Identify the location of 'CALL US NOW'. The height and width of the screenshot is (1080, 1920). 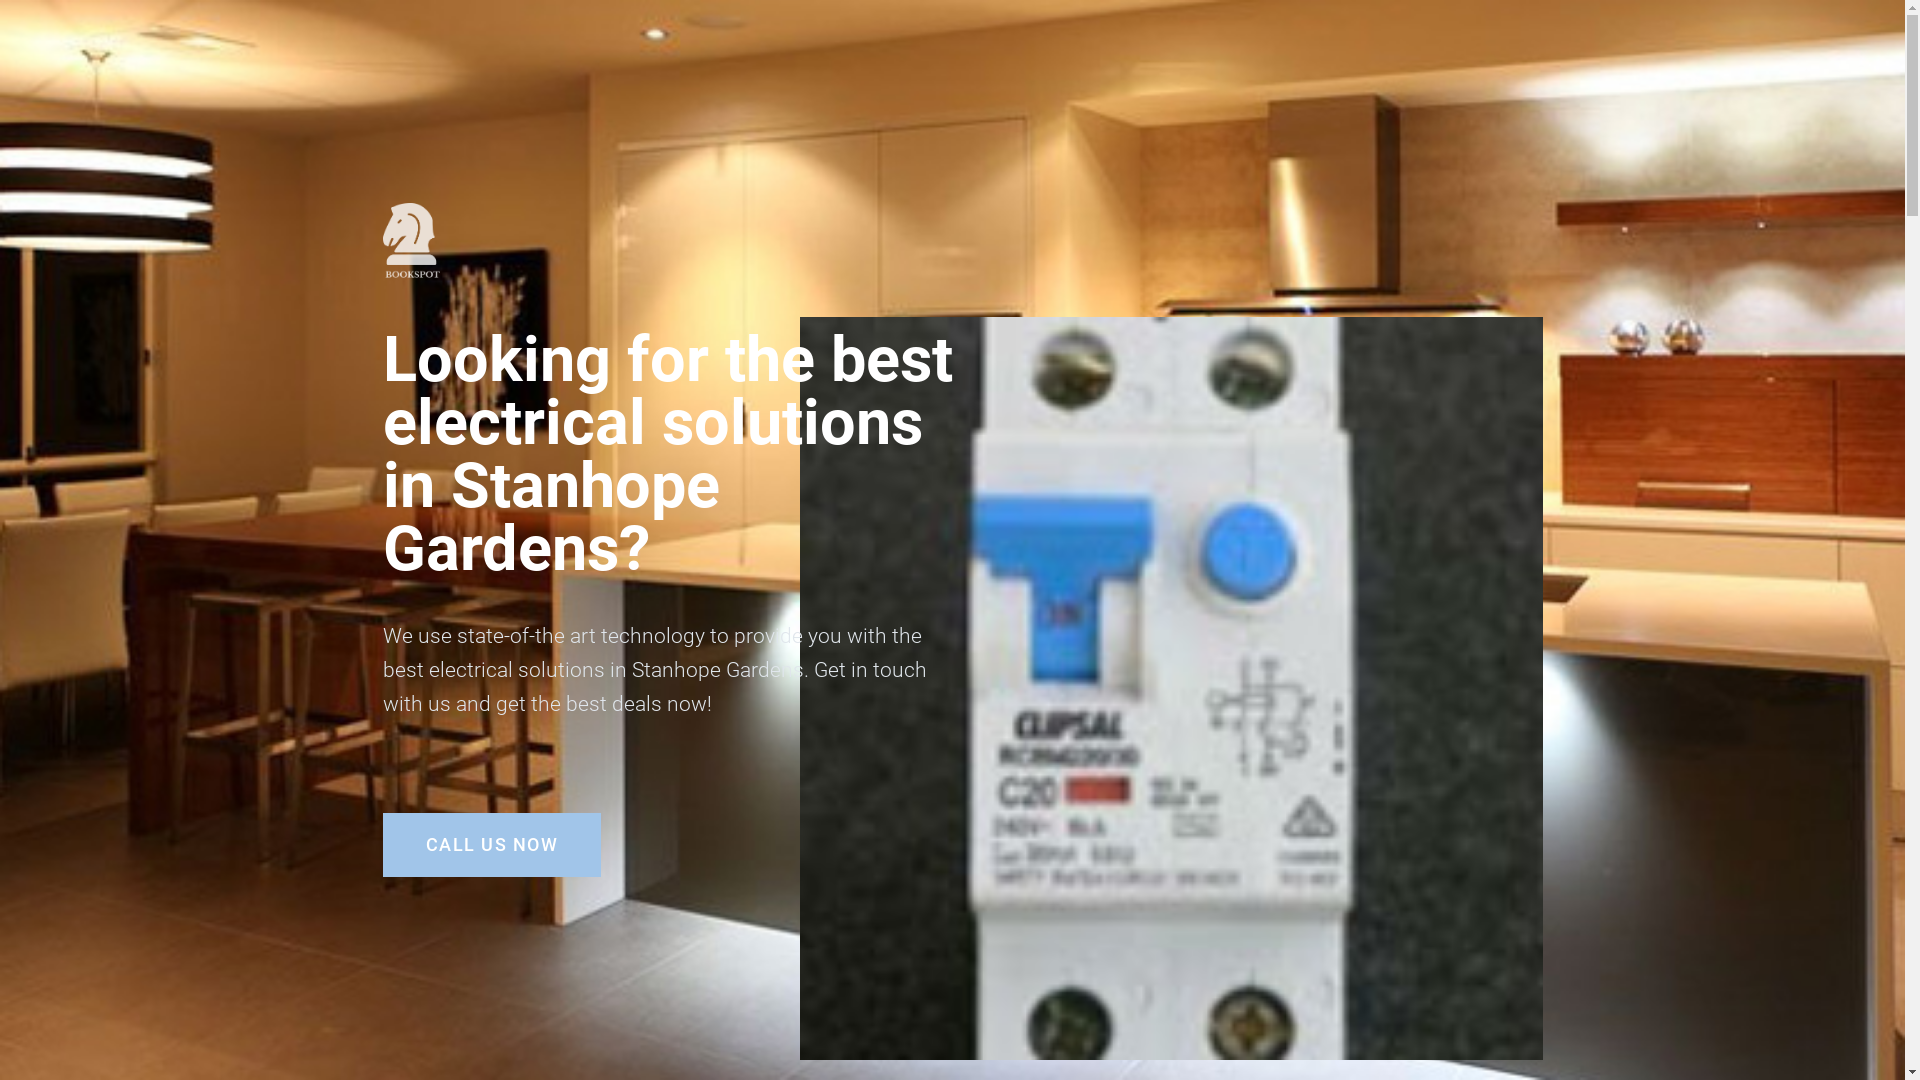
(491, 844).